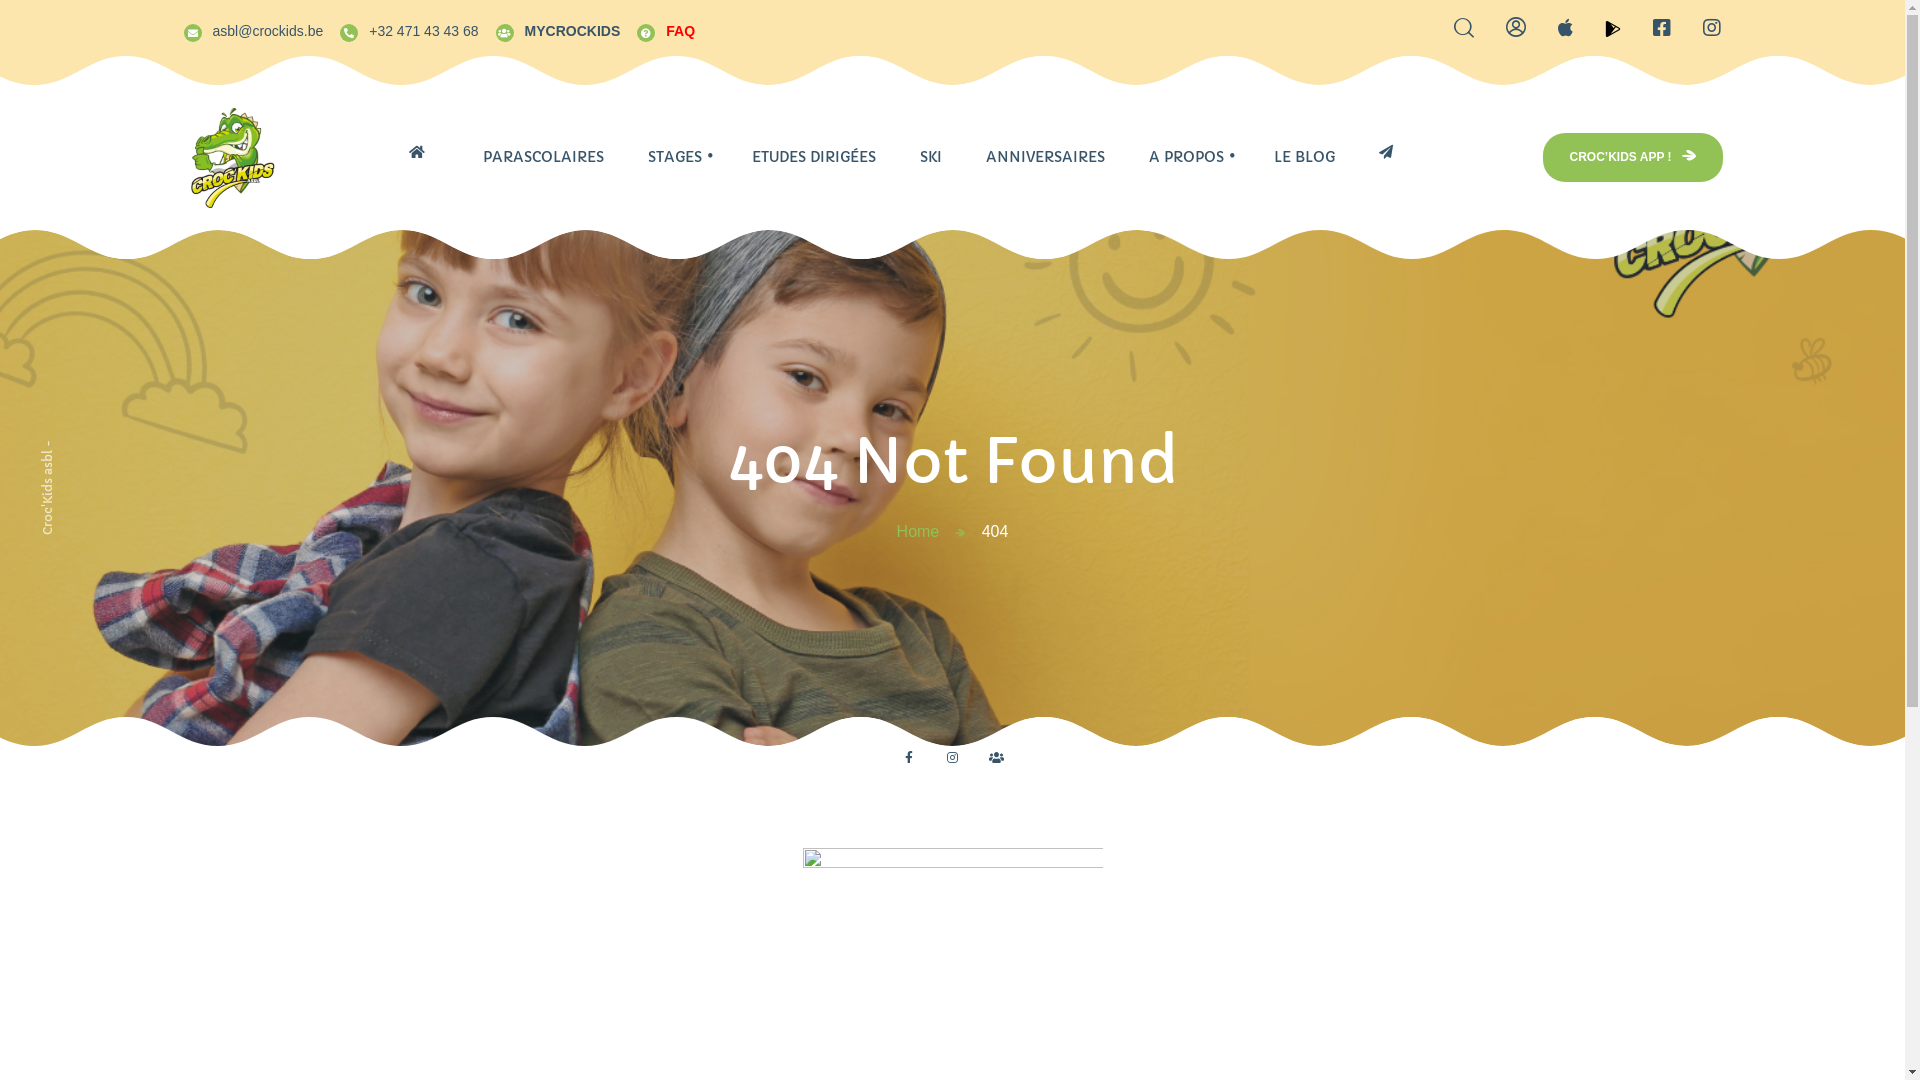 This screenshot has width=1920, height=1080. Describe the element at coordinates (917, 530) in the screenshot. I see `'Home'` at that location.